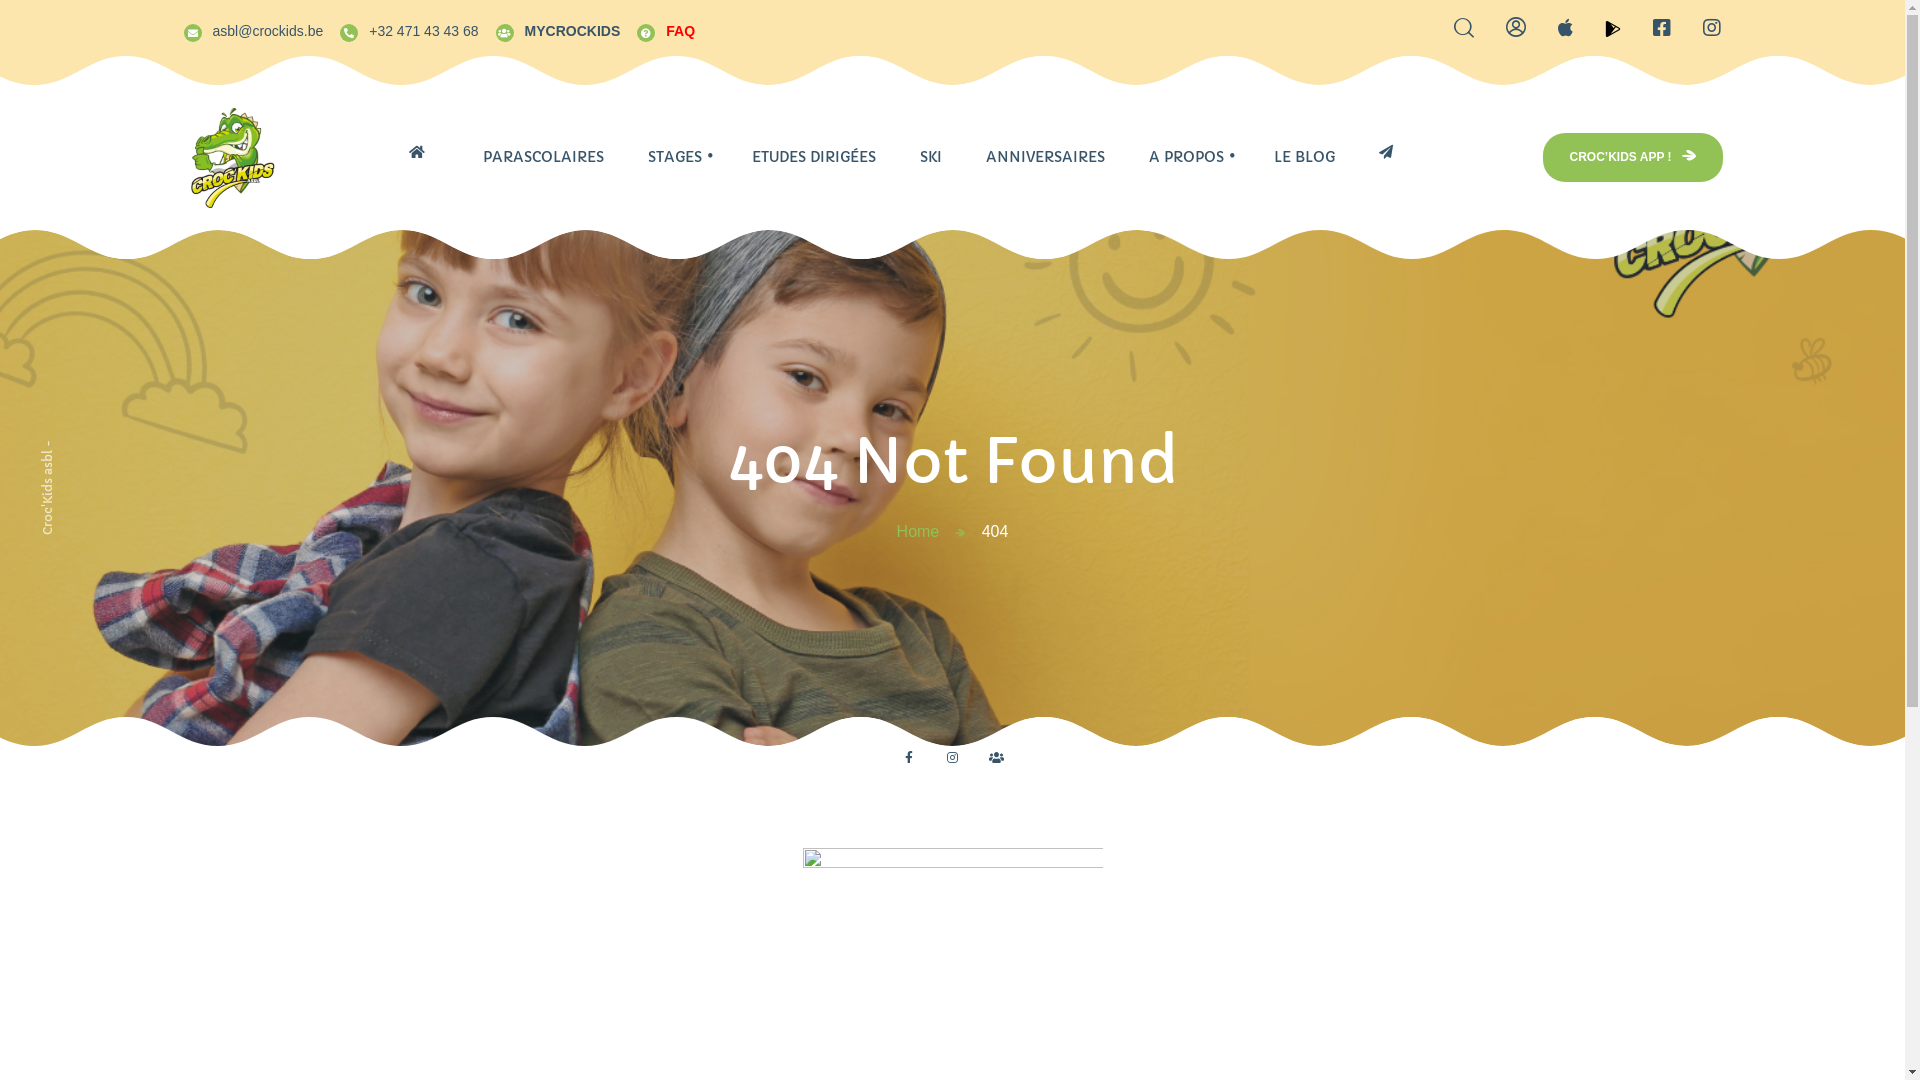 This screenshot has width=1920, height=1080. Describe the element at coordinates (917, 530) in the screenshot. I see `'Home'` at that location.